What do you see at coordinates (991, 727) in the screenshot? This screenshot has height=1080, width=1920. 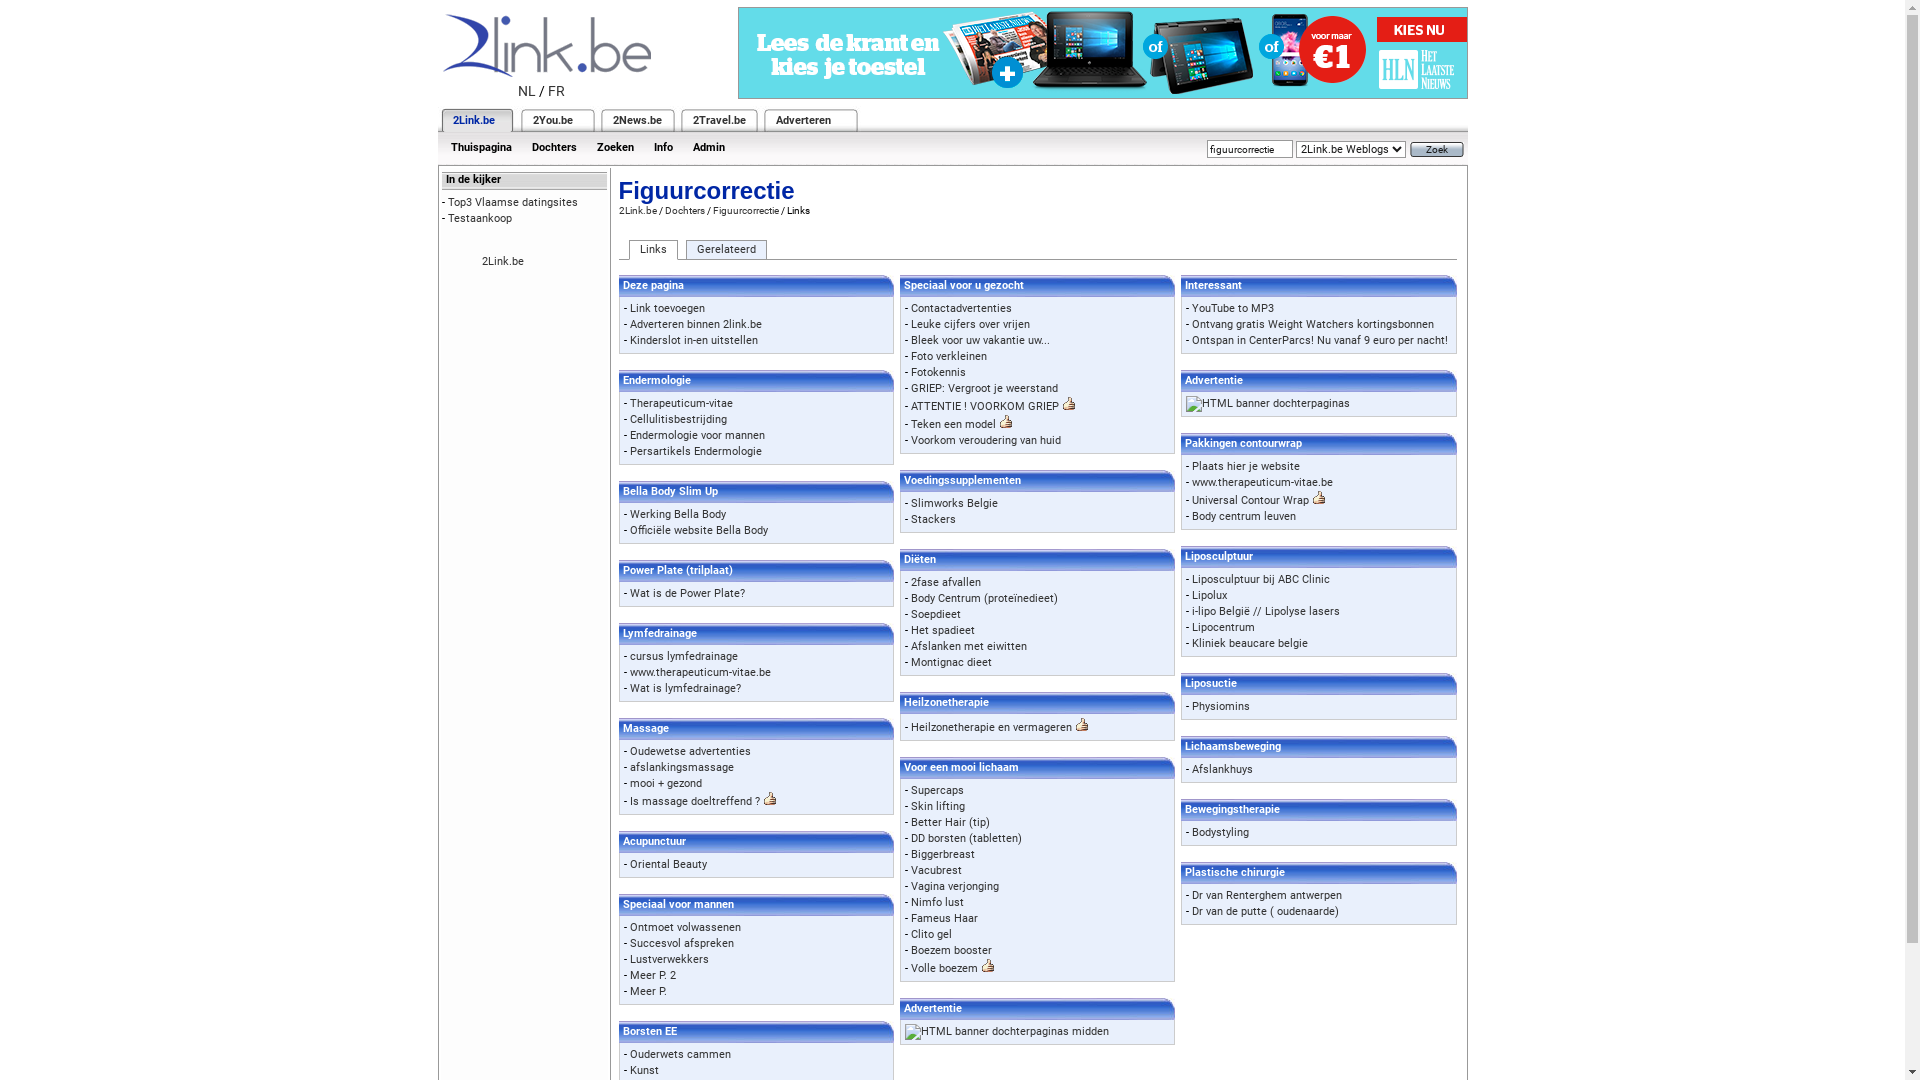 I see `'Heilzonetherapie en vermageren'` at bounding box center [991, 727].